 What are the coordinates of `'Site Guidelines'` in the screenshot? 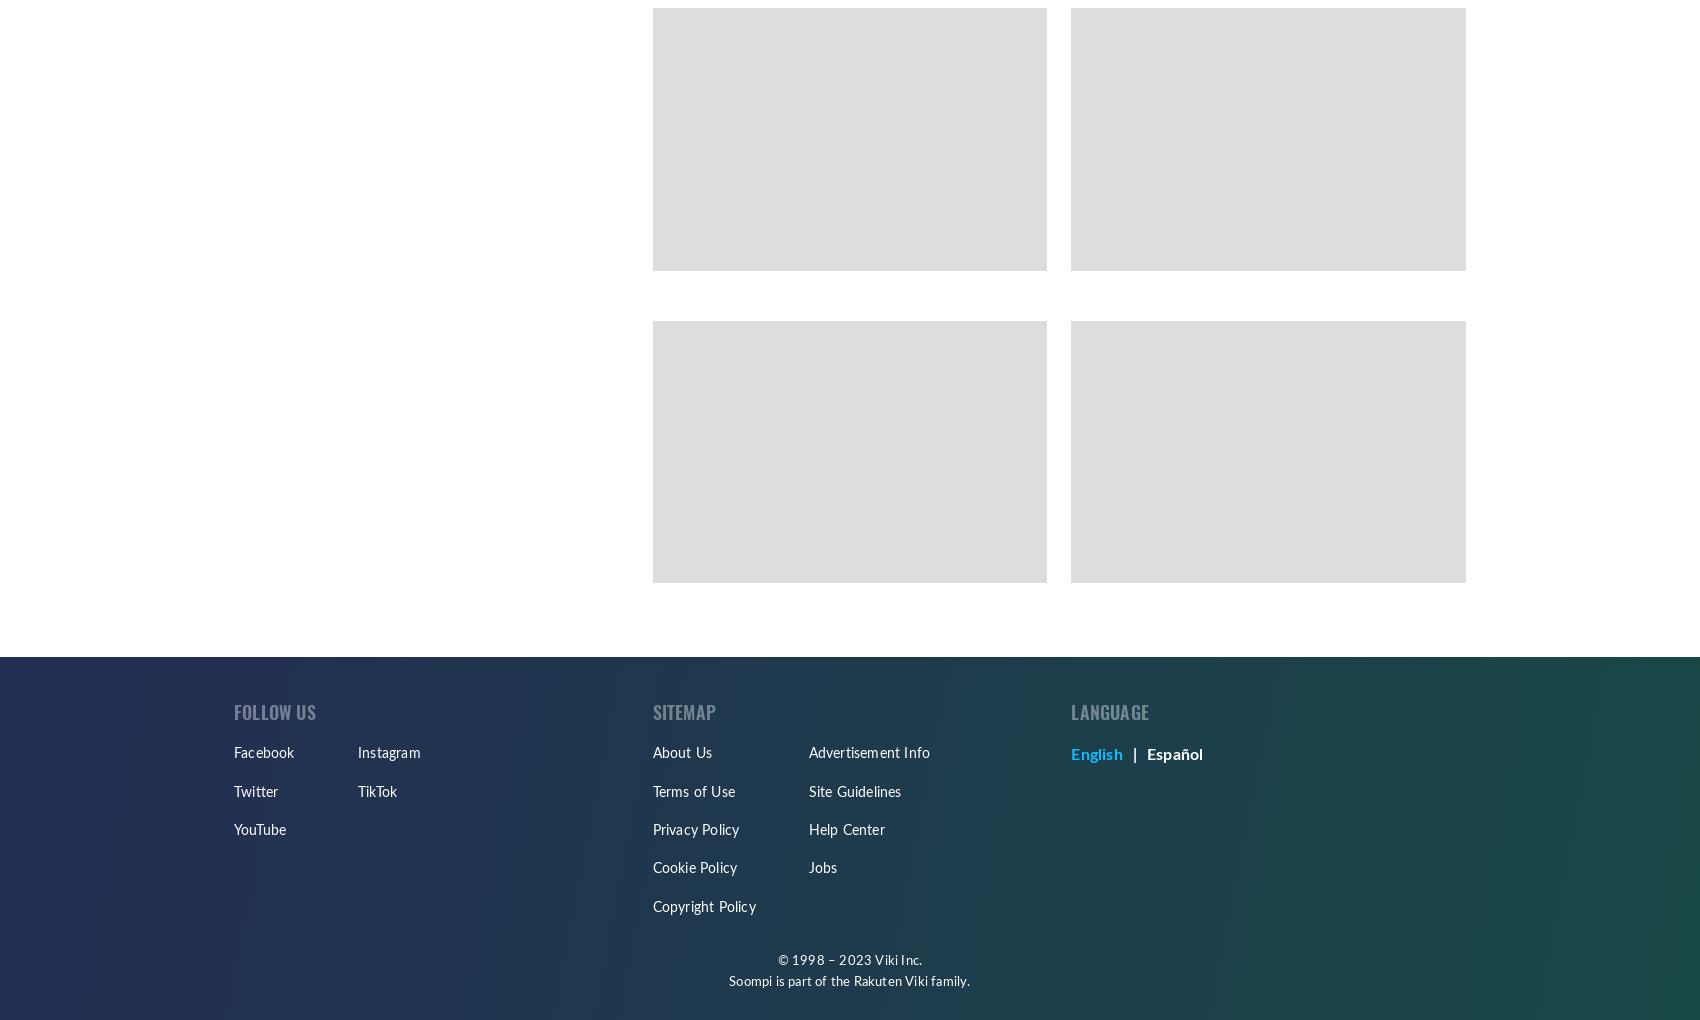 It's located at (854, 791).